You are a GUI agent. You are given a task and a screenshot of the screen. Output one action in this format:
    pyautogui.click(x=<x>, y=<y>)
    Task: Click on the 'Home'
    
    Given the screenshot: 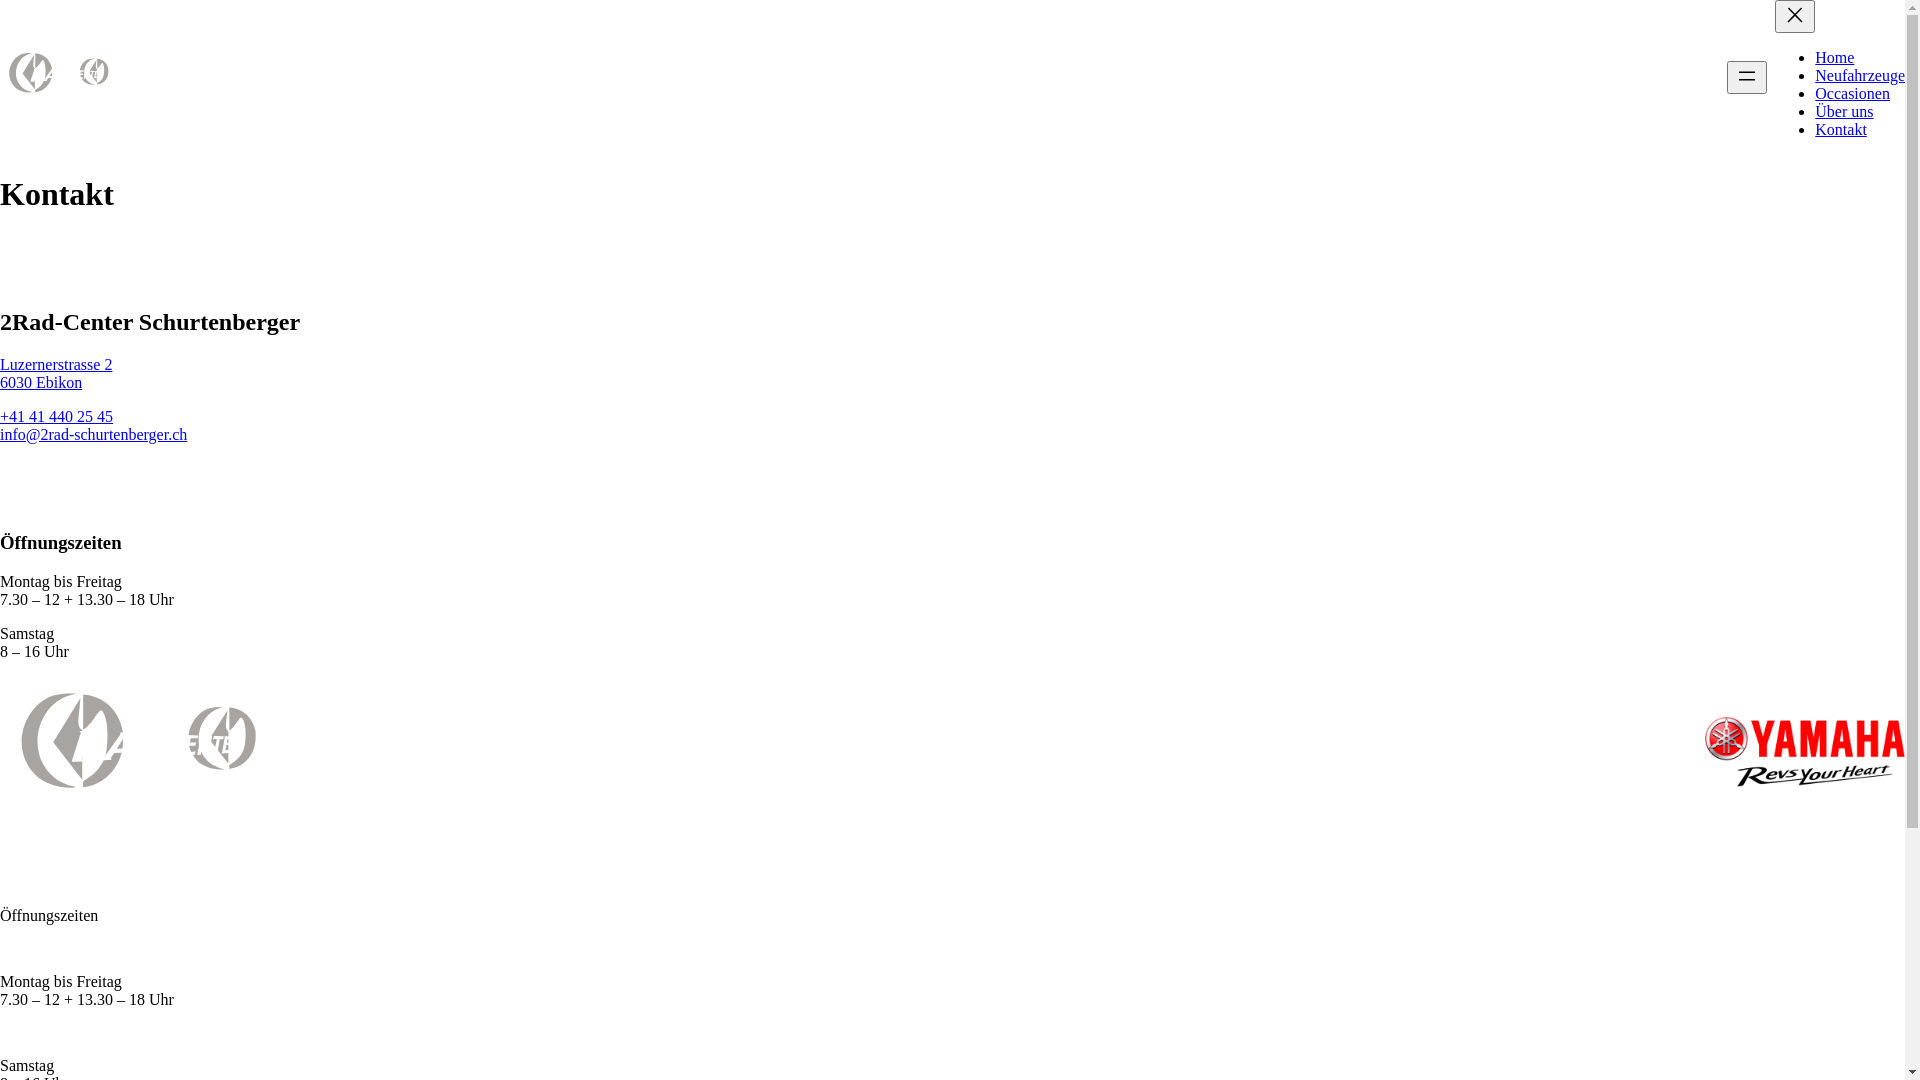 What is the action you would take?
    pyautogui.click(x=1834, y=56)
    